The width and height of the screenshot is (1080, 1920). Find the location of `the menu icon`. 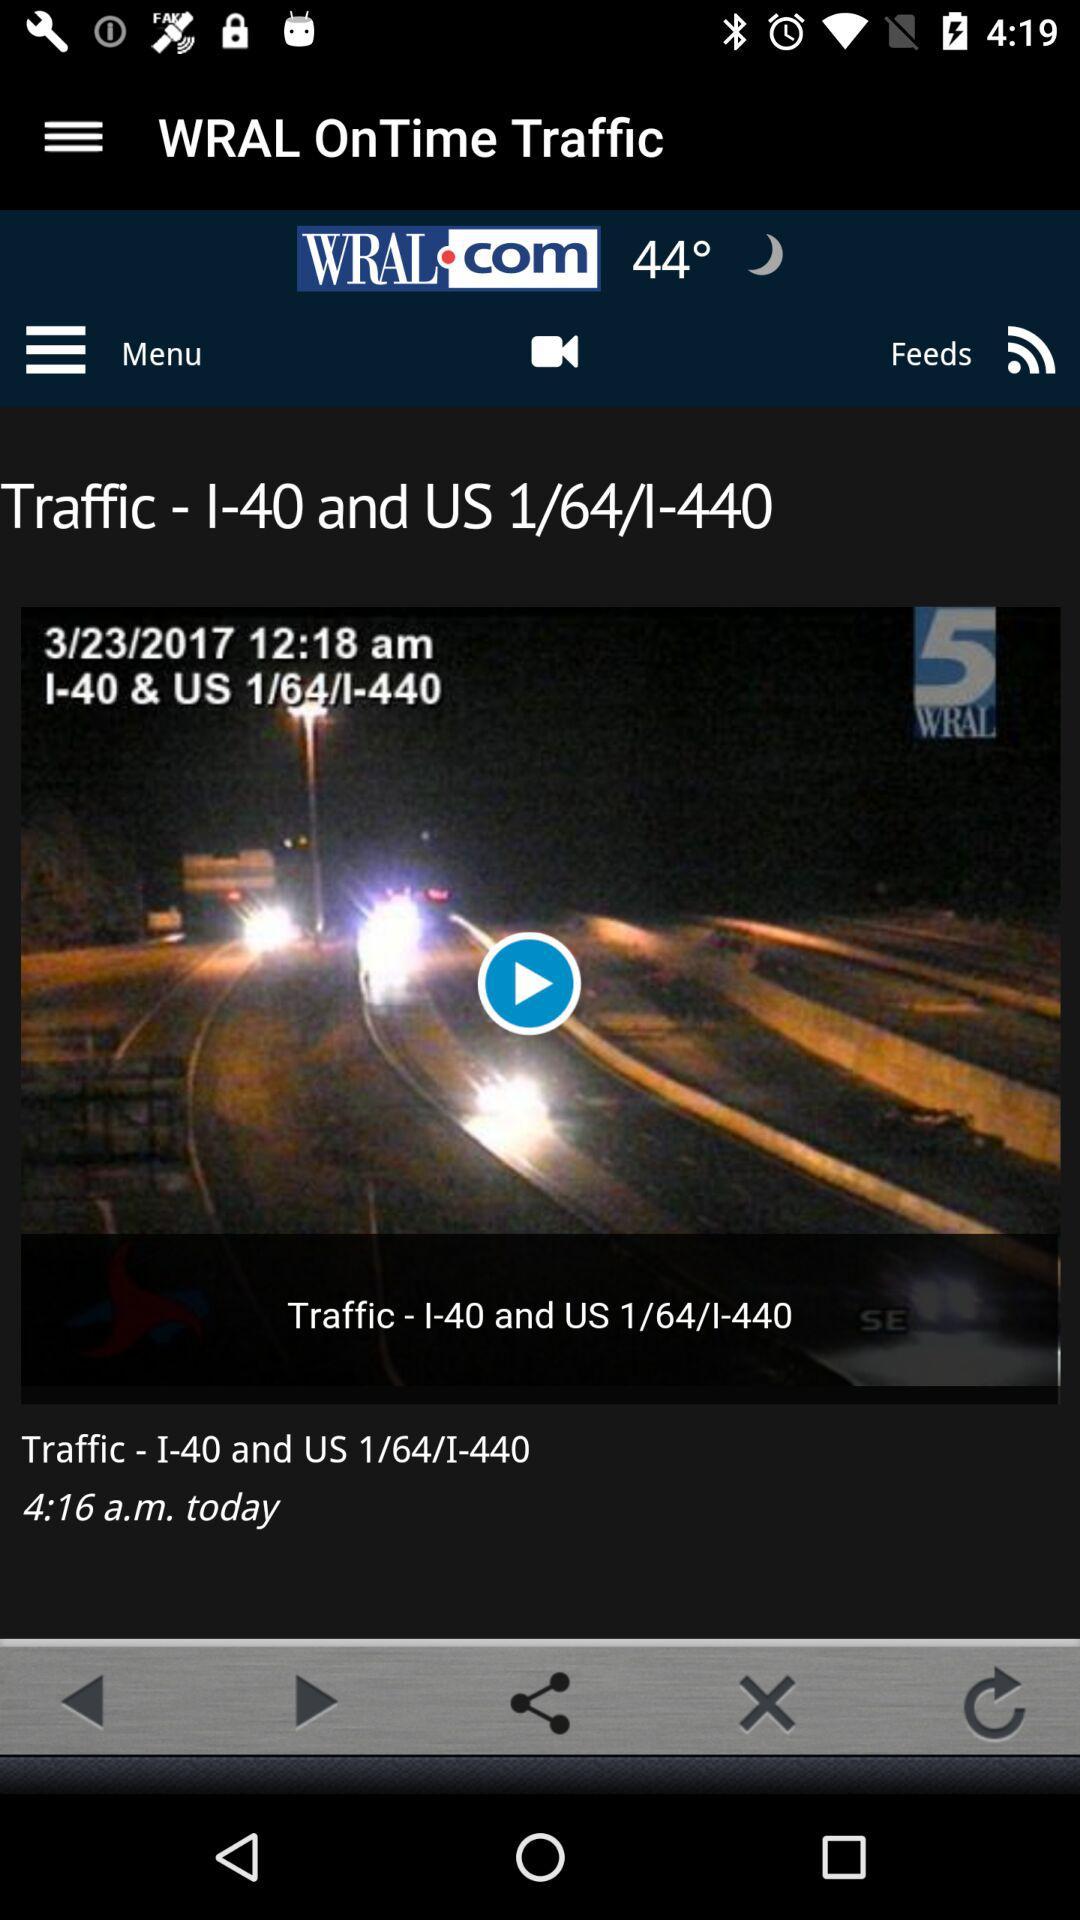

the menu icon is located at coordinates (72, 135).